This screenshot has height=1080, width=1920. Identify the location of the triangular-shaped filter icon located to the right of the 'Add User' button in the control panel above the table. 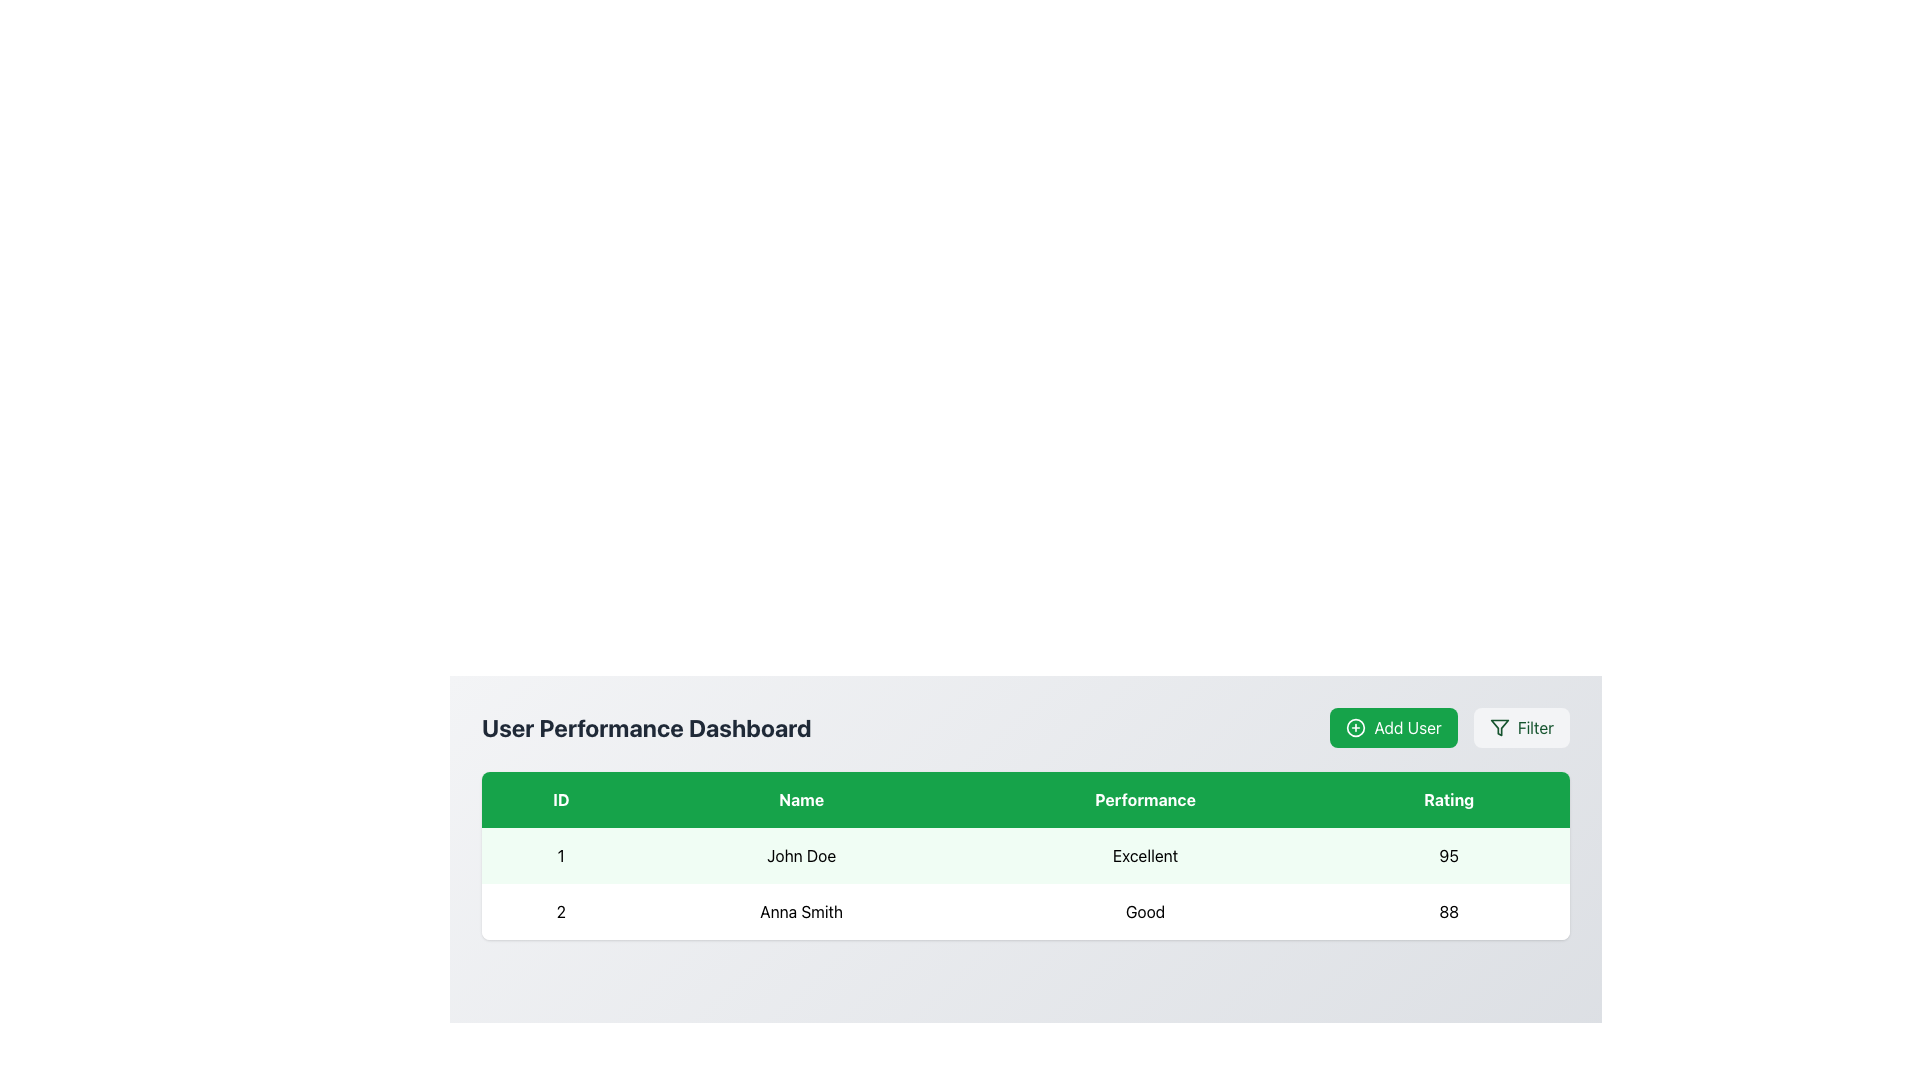
(1499, 728).